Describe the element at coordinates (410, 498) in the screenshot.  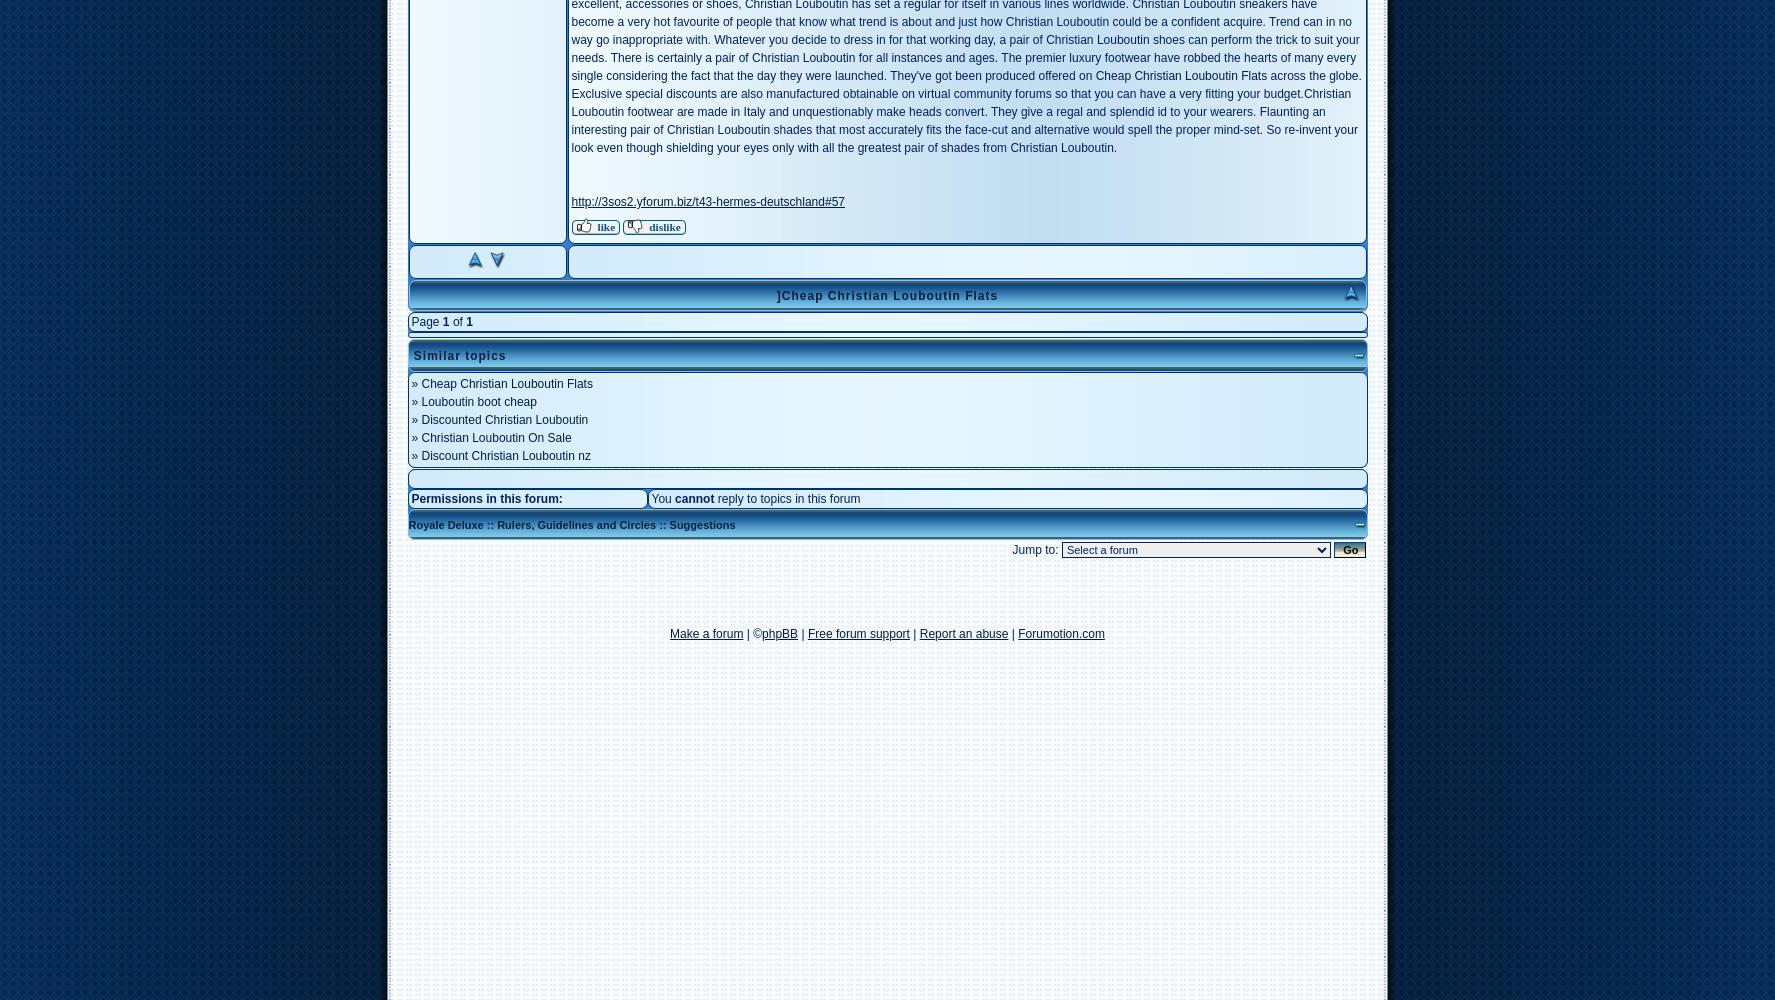
I see `'Permissions in this forum:'` at that location.